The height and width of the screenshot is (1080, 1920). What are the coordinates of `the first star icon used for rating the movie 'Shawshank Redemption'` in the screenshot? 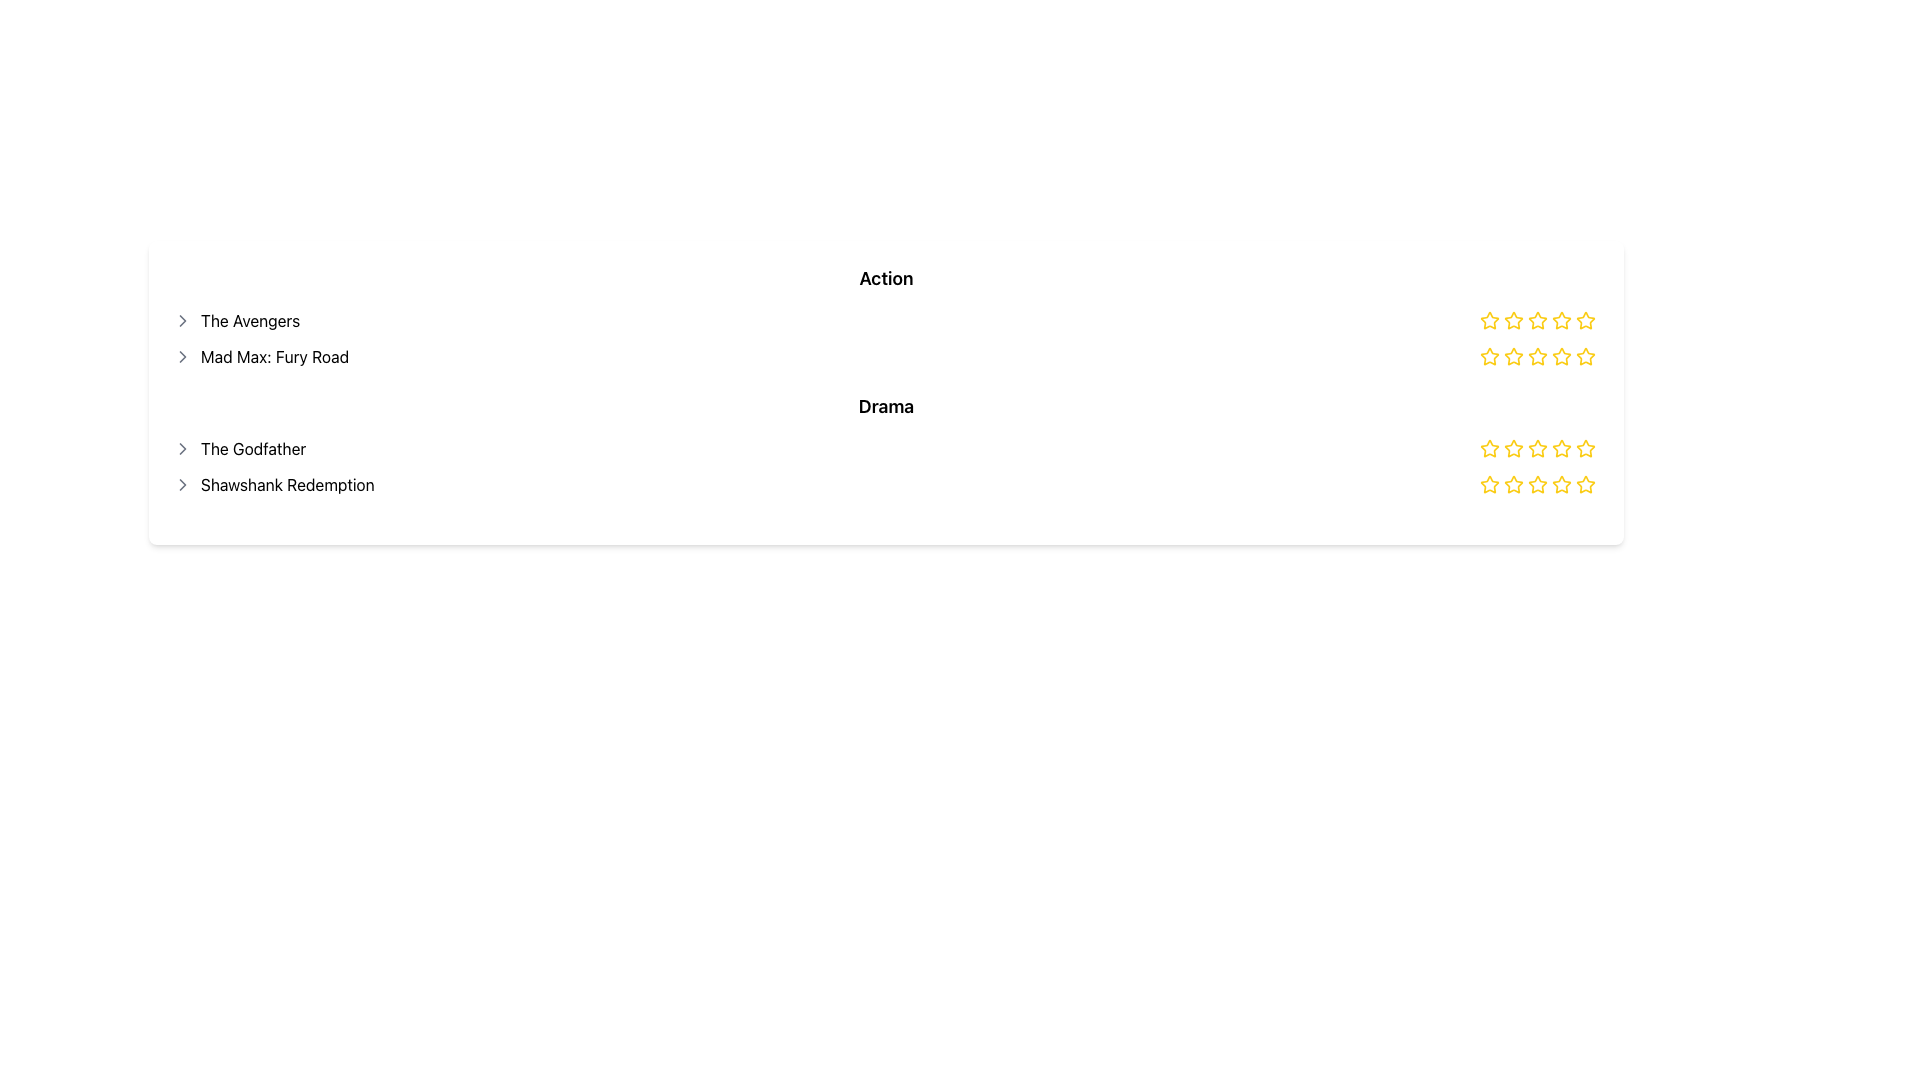 It's located at (1488, 483).